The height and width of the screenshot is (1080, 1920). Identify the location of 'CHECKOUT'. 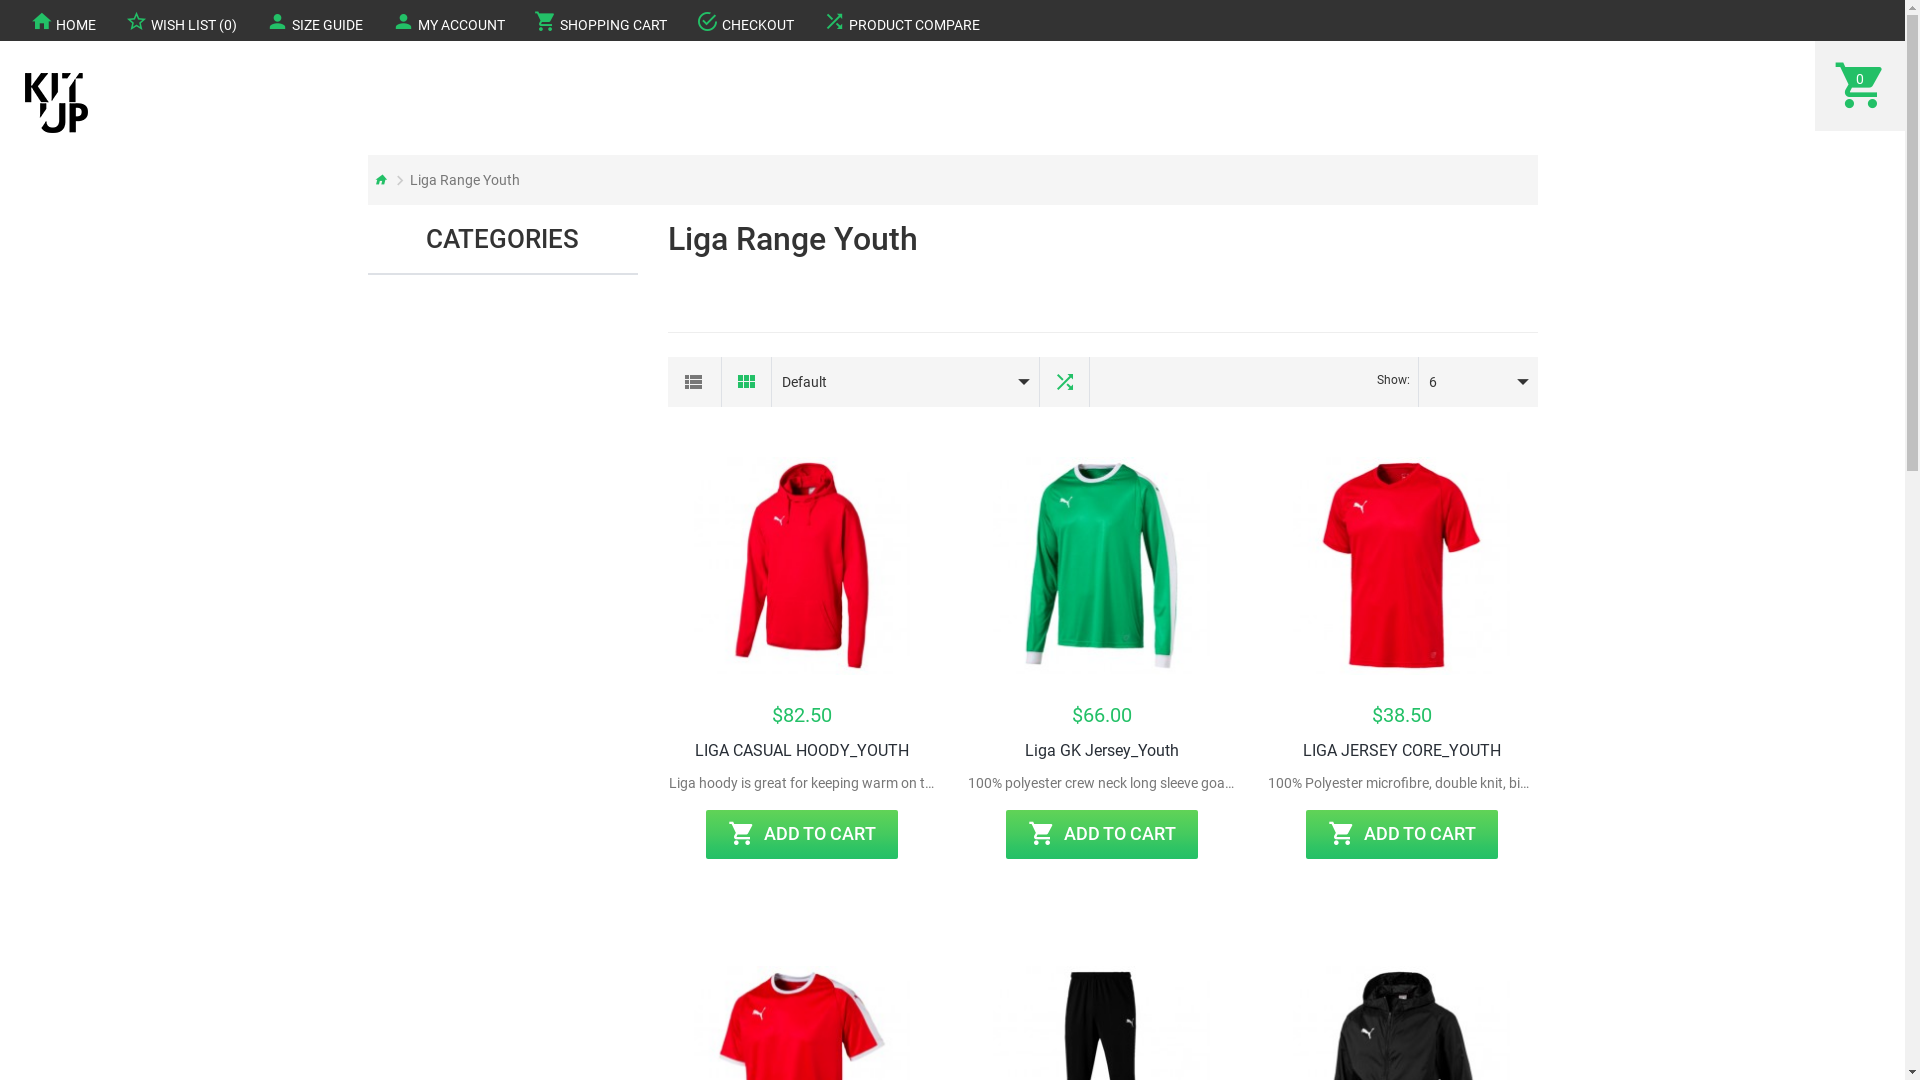
(681, 20).